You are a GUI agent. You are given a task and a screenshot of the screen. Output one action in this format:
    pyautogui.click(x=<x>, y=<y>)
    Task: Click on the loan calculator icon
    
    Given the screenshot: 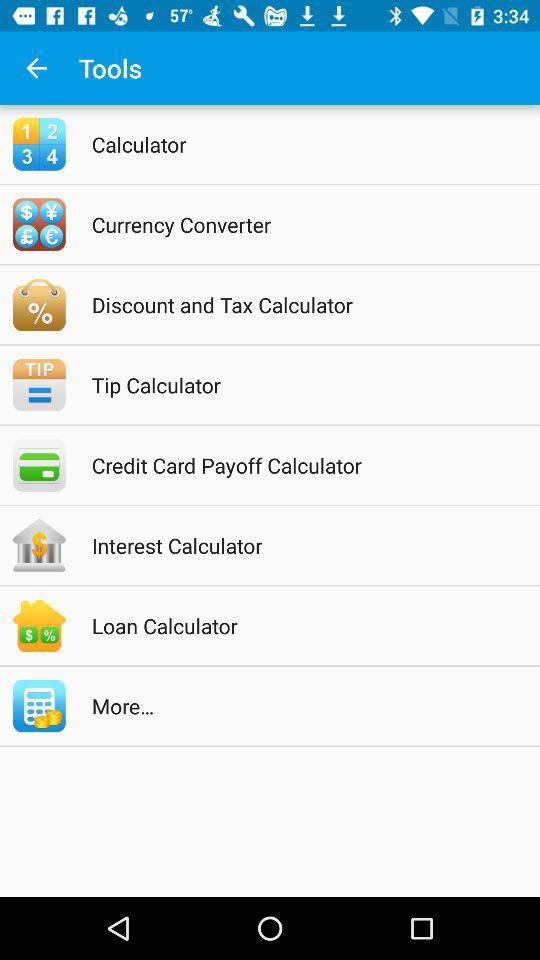 What is the action you would take?
    pyautogui.click(x=295, y=624)
    